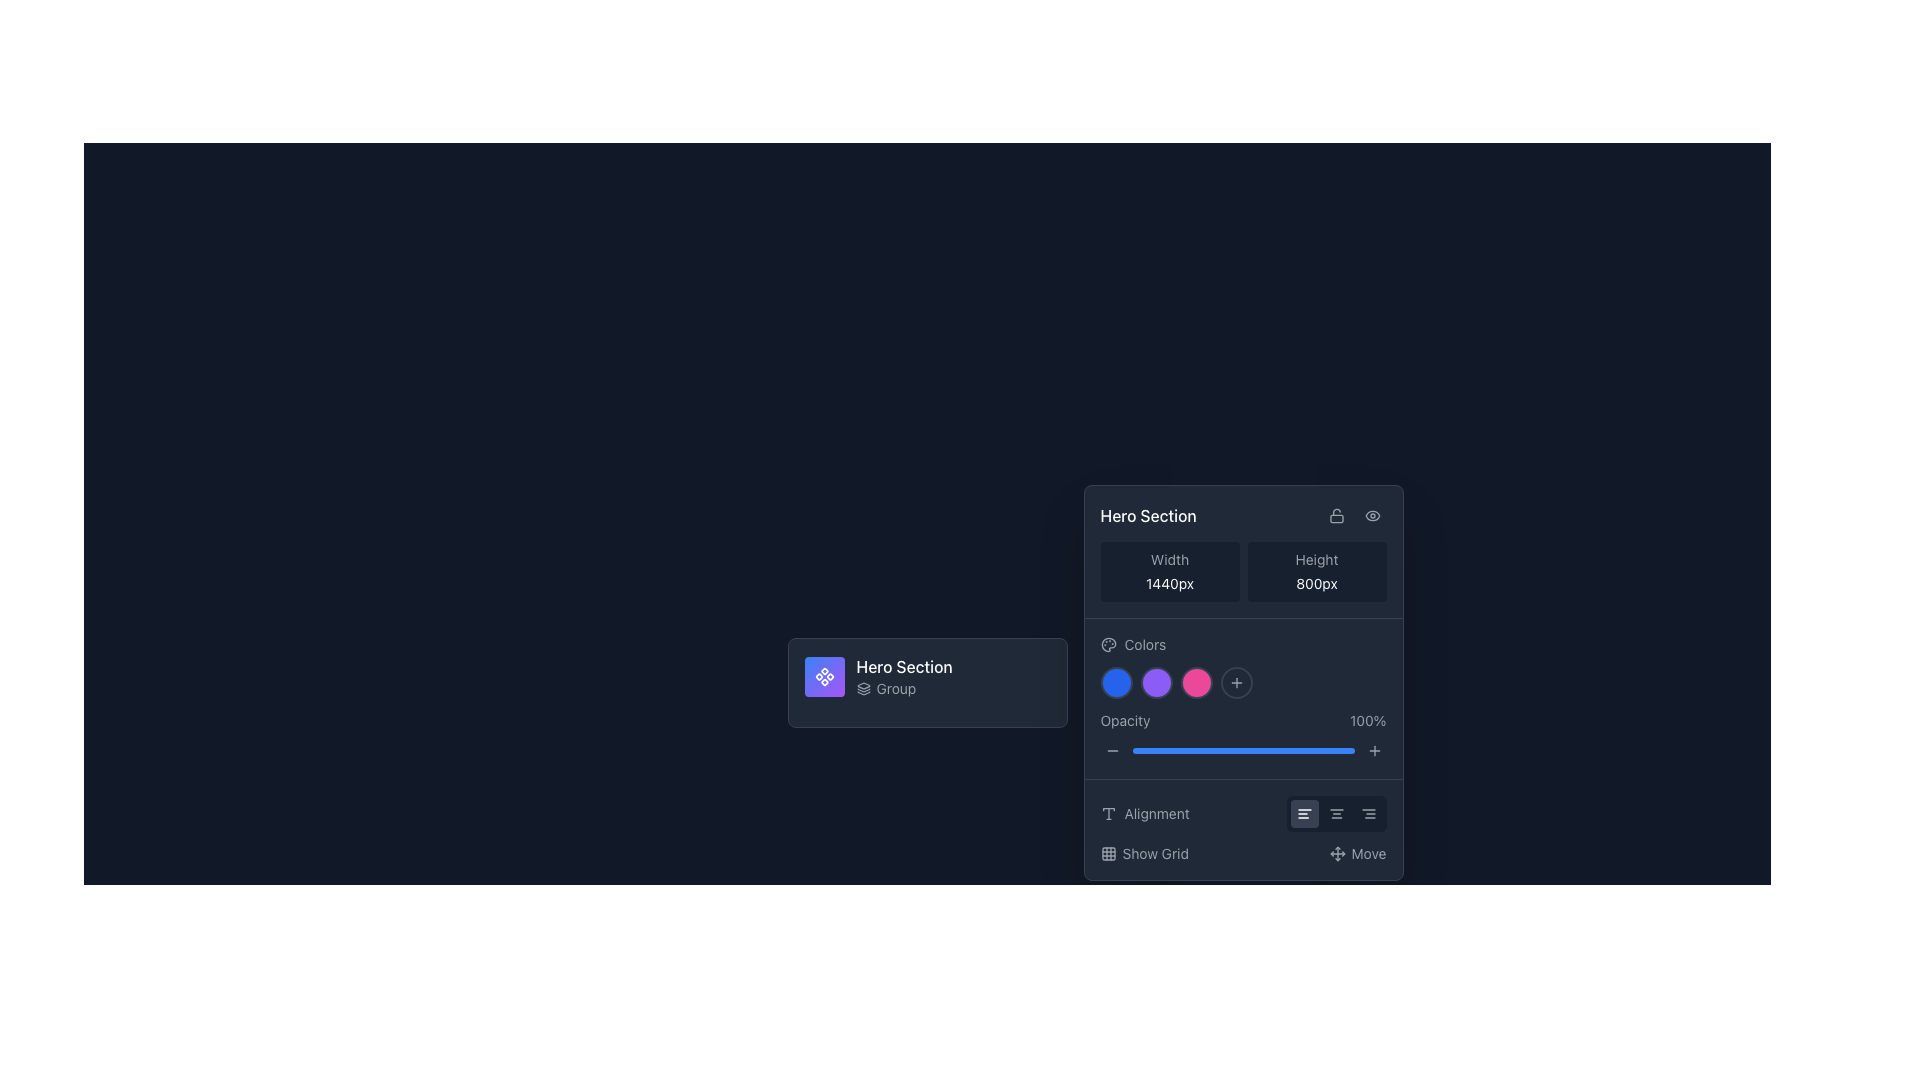 The height and width of the screenshot is (1080, 1920). Describe the element at coordinates (1170, 583) in the screenshot. I see `the text label displaying '1440px' in white, which is located within a grayish rounded box labeled 'Width'` at that location.